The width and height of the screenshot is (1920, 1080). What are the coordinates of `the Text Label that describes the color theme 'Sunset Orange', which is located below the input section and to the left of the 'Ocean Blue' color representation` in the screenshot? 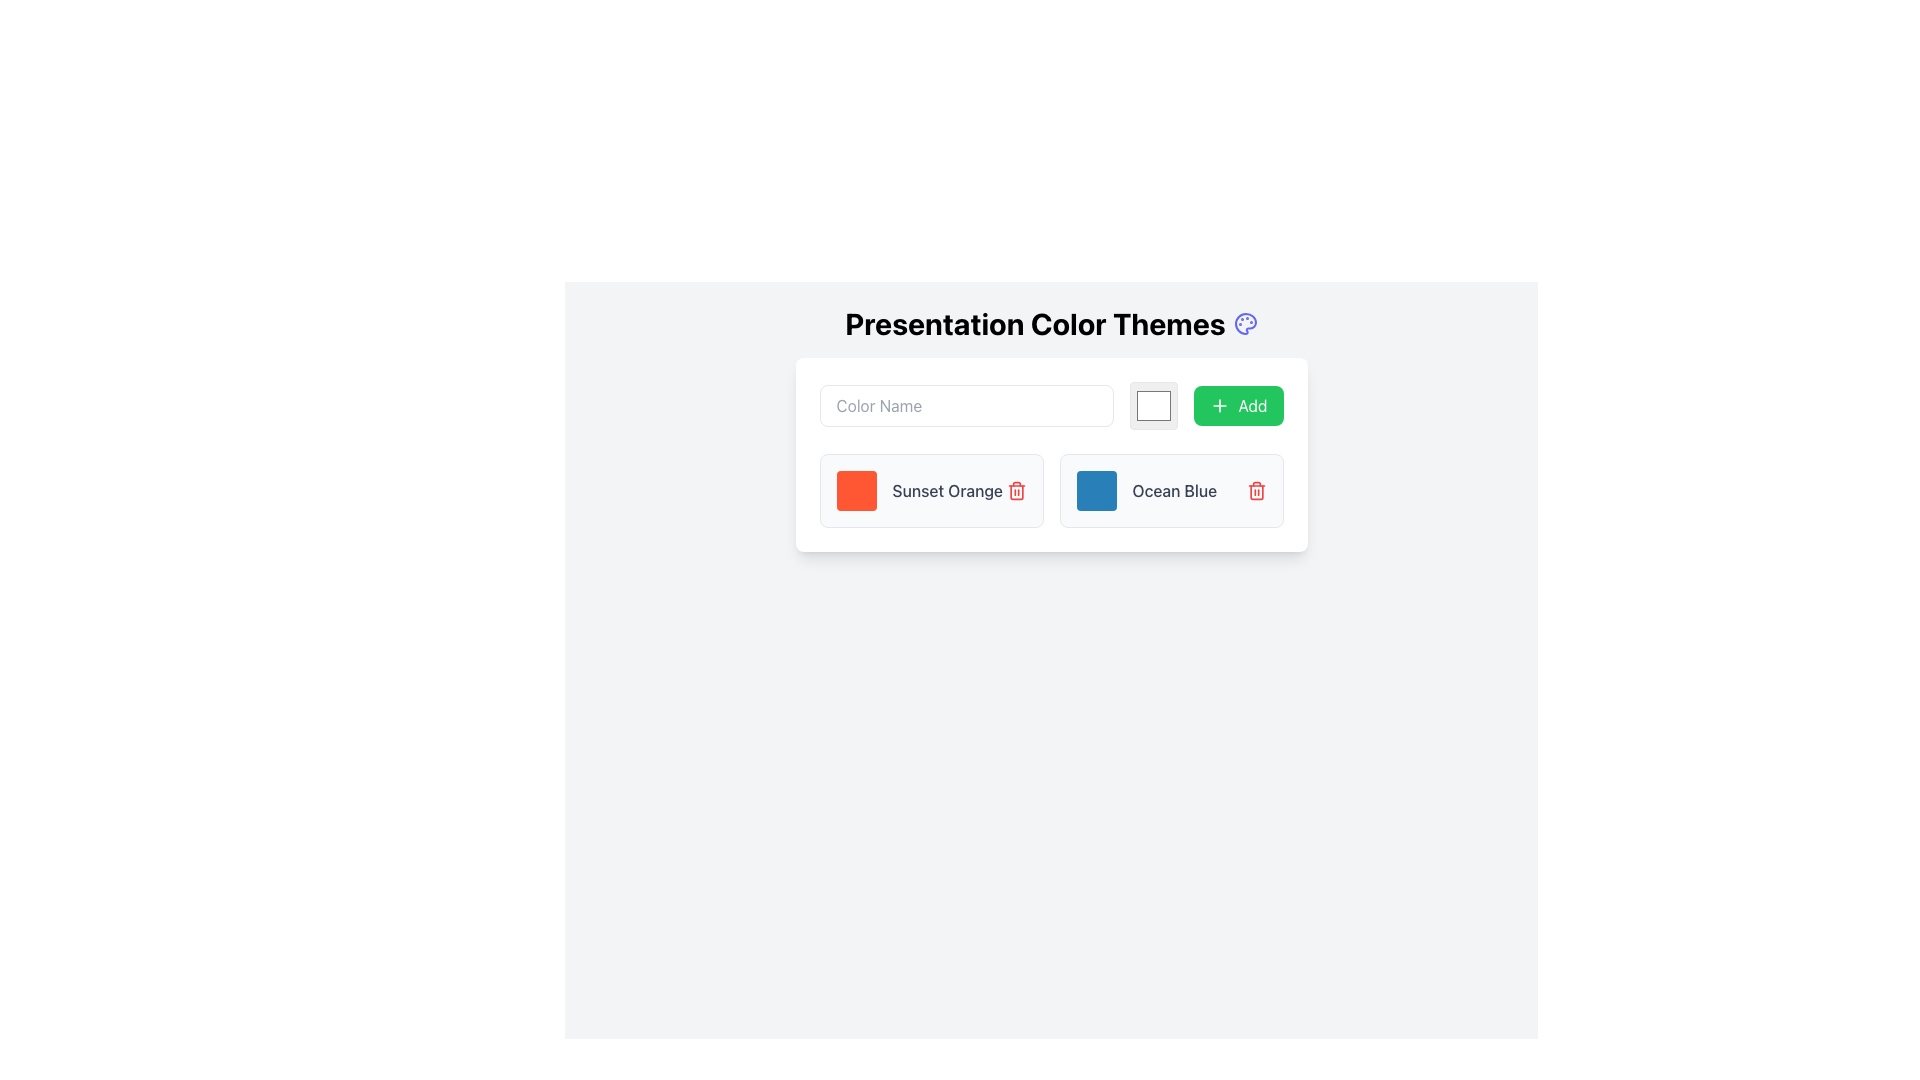 It's located at (946, 490).